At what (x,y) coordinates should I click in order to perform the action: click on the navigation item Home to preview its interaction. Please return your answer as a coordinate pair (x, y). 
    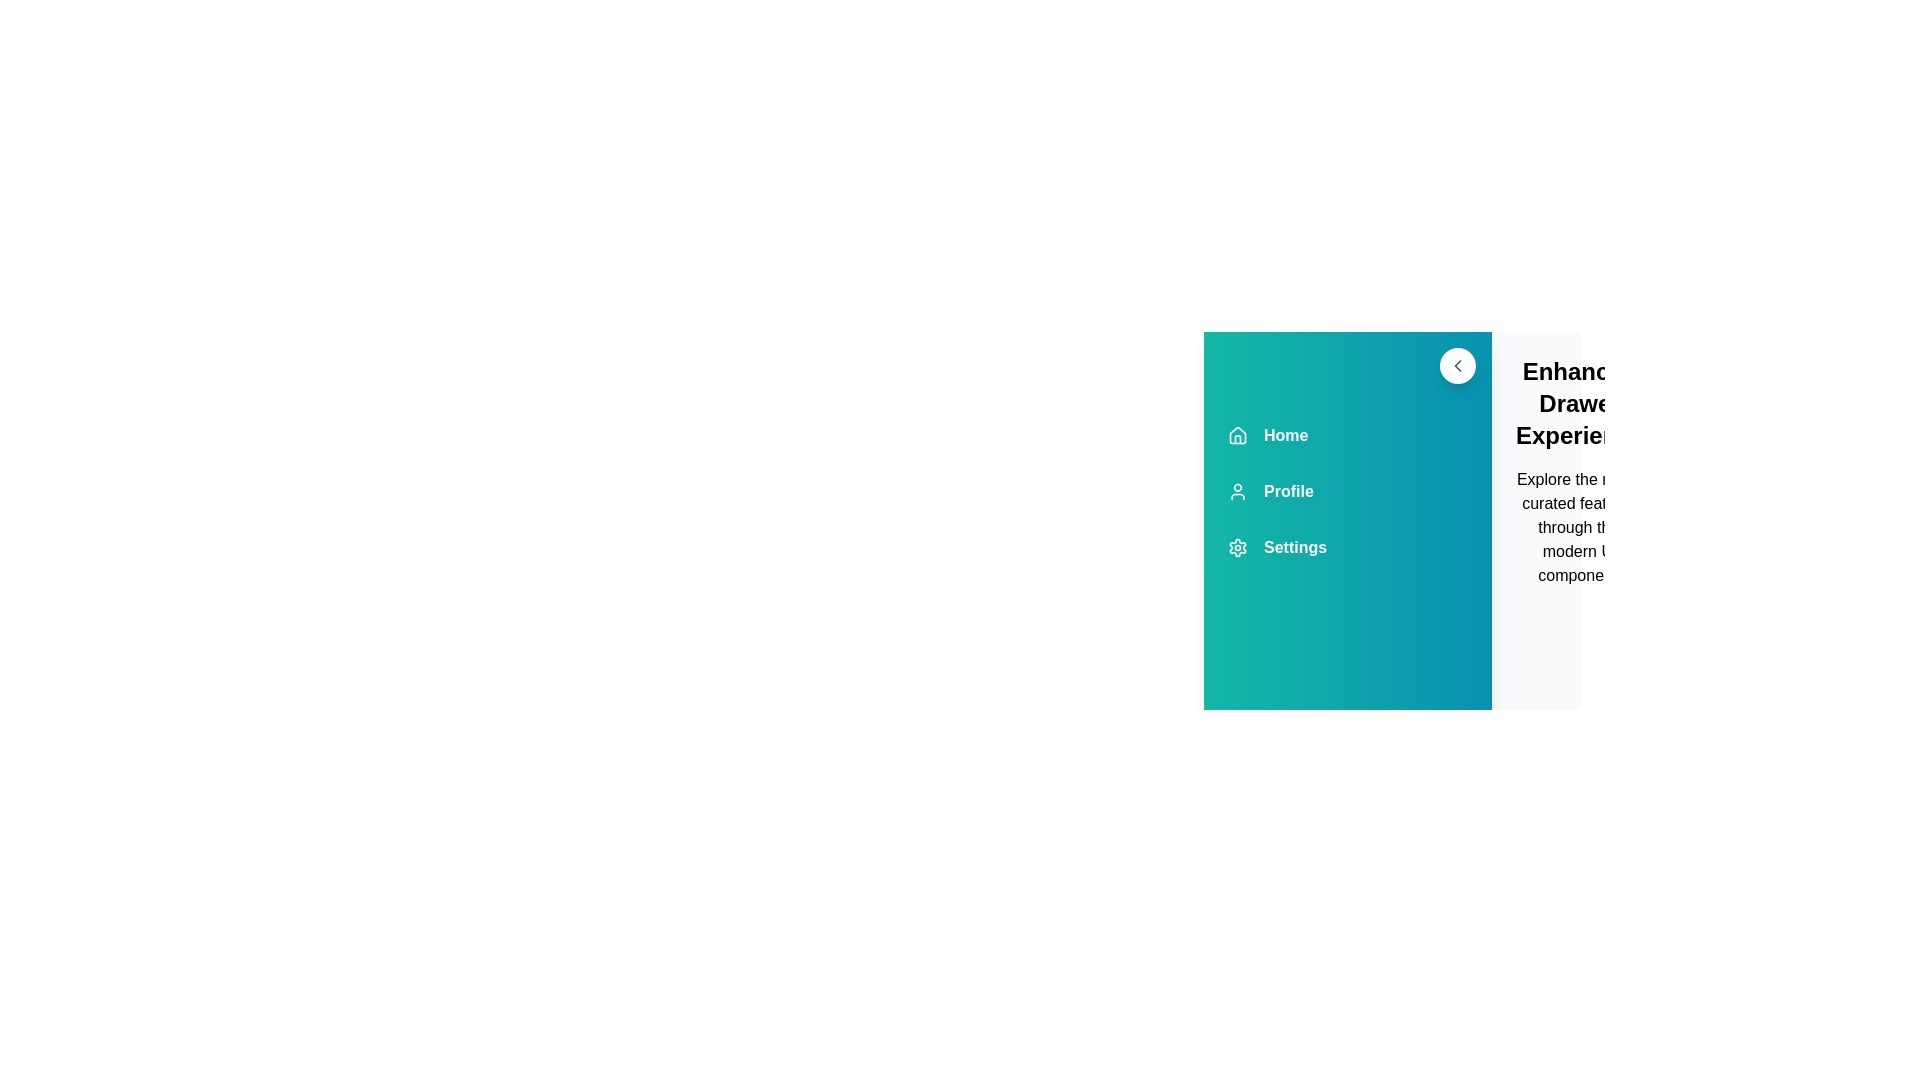
    Looking at the image, I should click on (1348, 434).